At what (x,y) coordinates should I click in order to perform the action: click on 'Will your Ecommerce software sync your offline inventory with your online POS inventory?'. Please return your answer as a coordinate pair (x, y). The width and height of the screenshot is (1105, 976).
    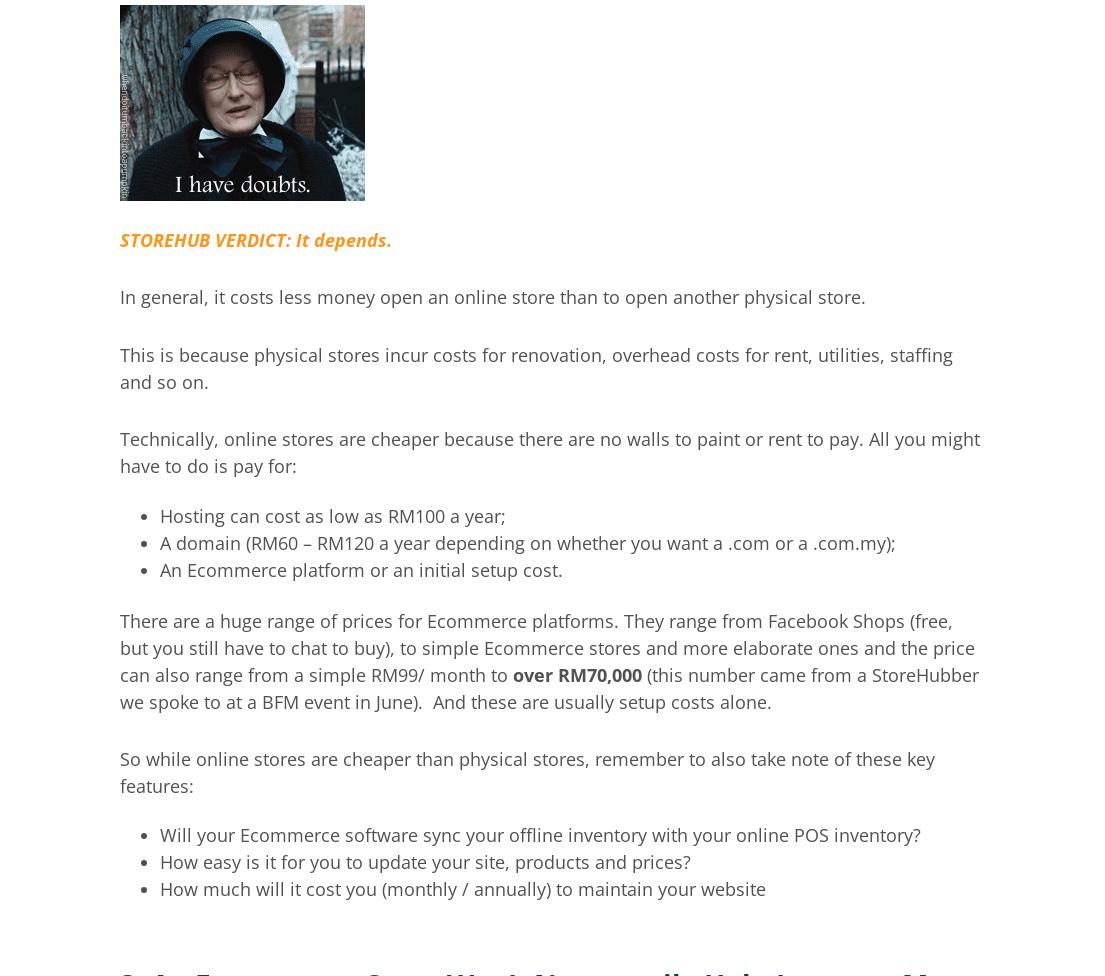
    Looking at the image, I should click on (539, 834).